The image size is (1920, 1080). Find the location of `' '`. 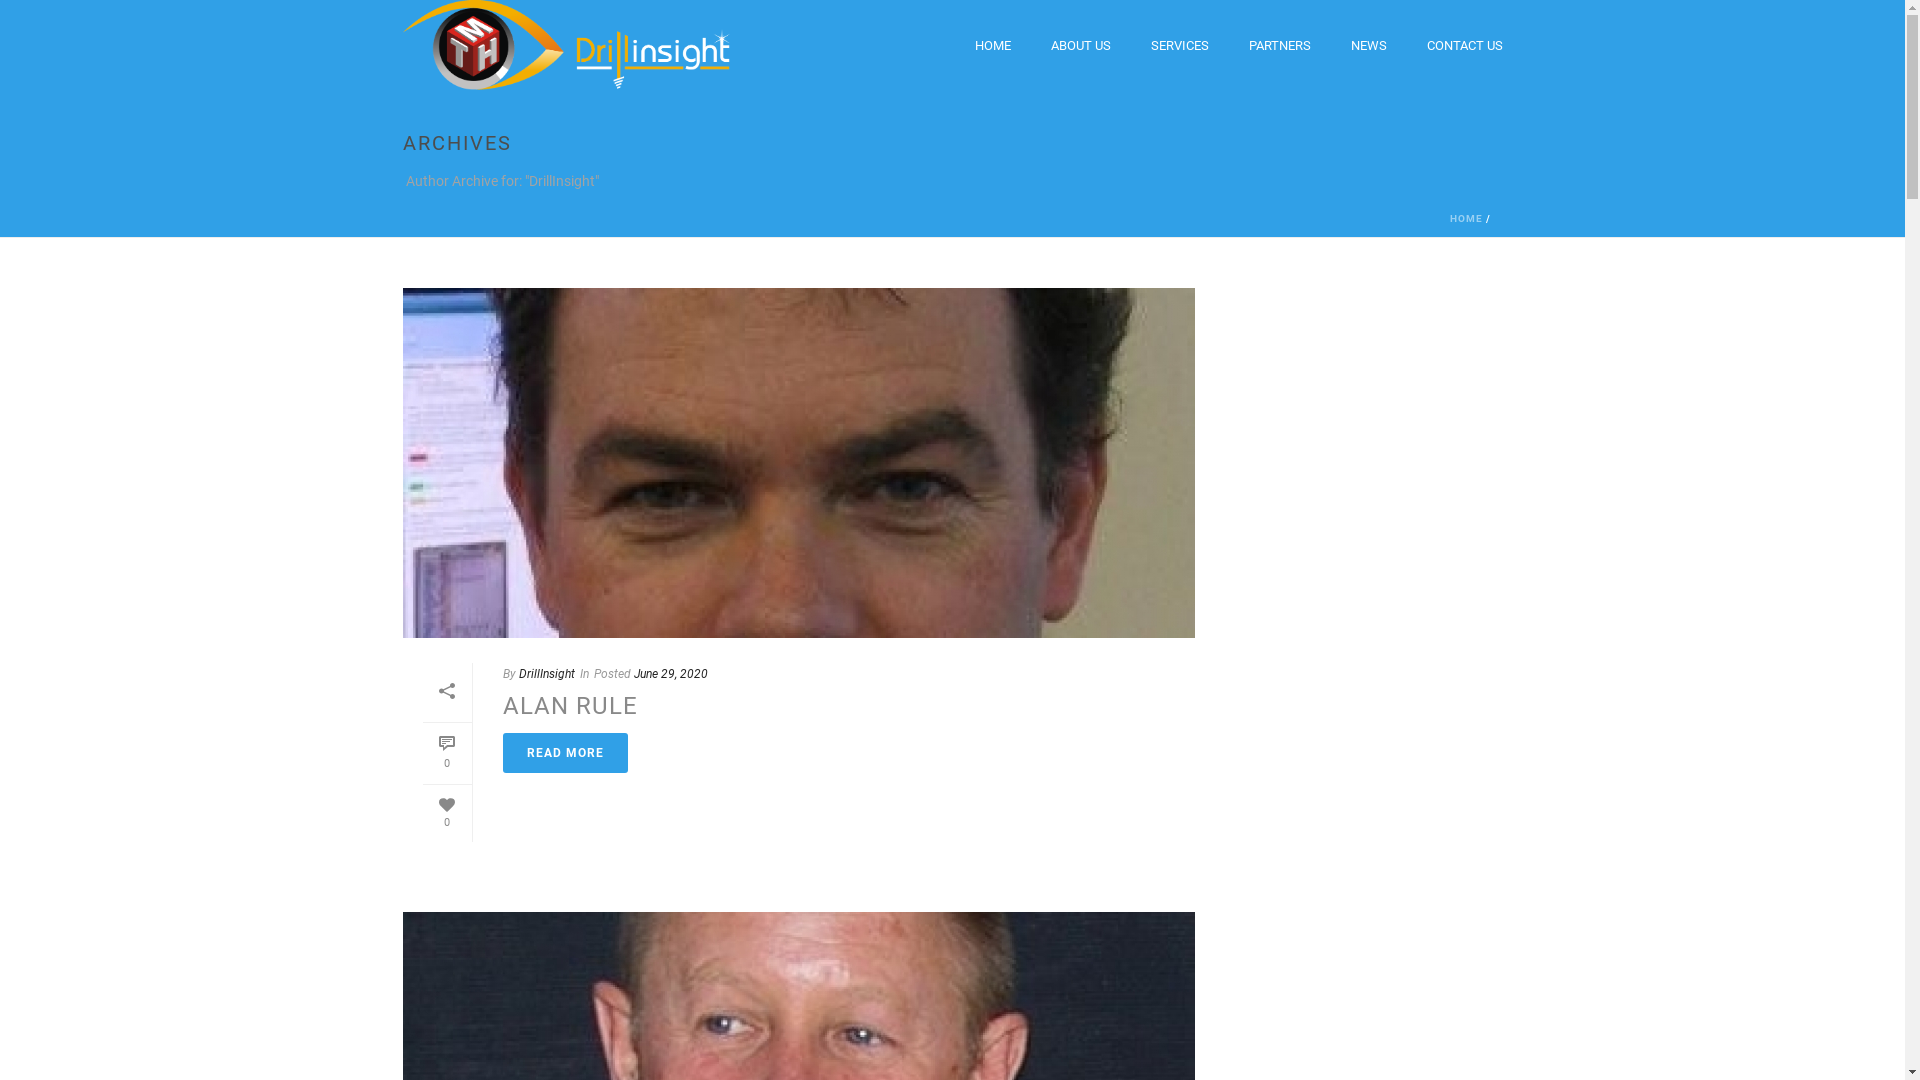

' ' is located at coordinates (796, 462).